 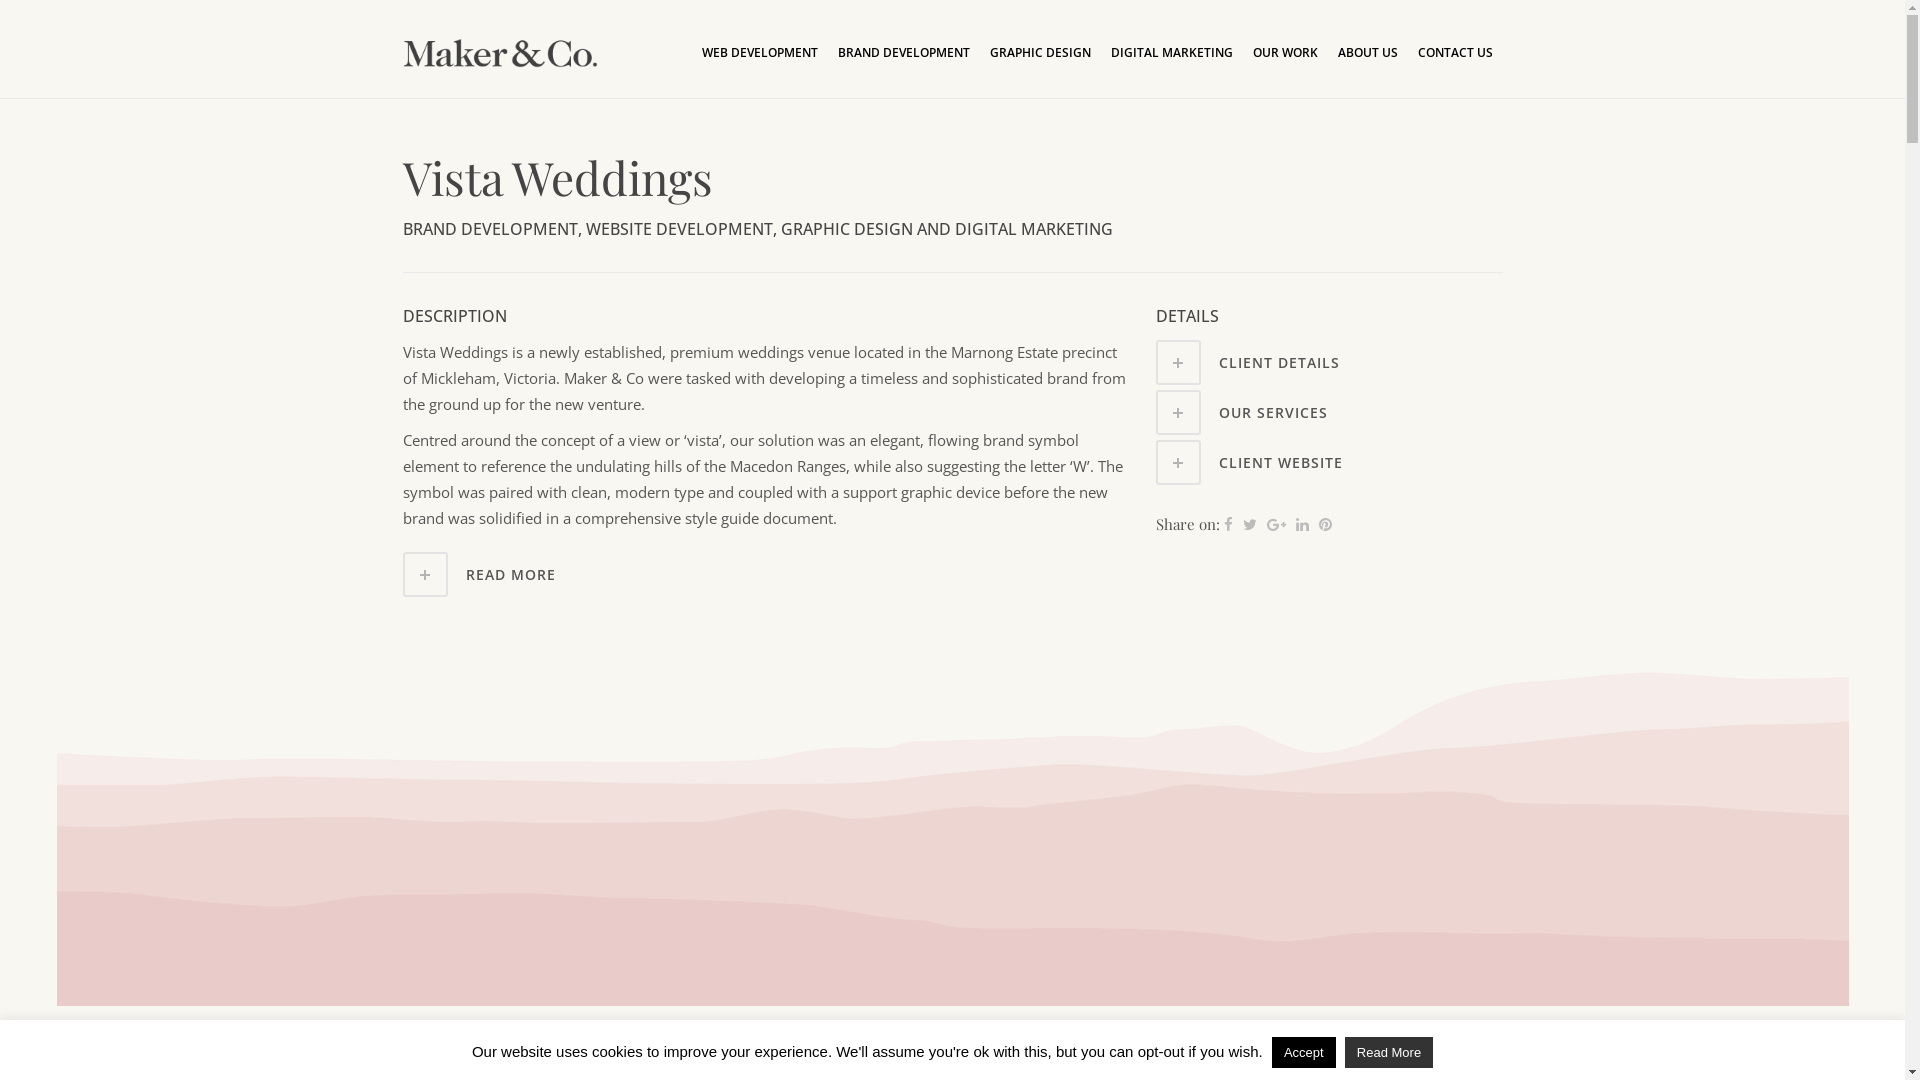 What do you see at coordinates (1455, 52) in the screenshot?
I see `'CONTACT US'` at bounding box center [1455, 52].